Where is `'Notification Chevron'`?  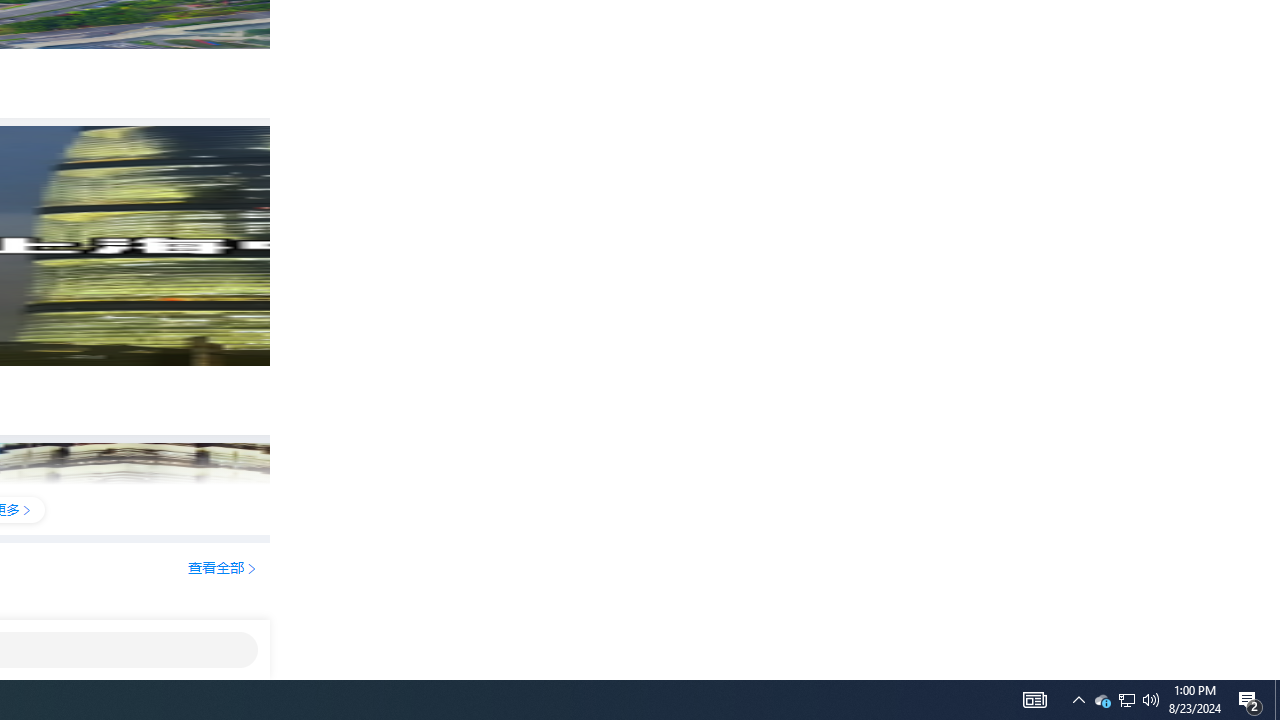
'Notification Chevron' is located at coordinates (1127, 698).